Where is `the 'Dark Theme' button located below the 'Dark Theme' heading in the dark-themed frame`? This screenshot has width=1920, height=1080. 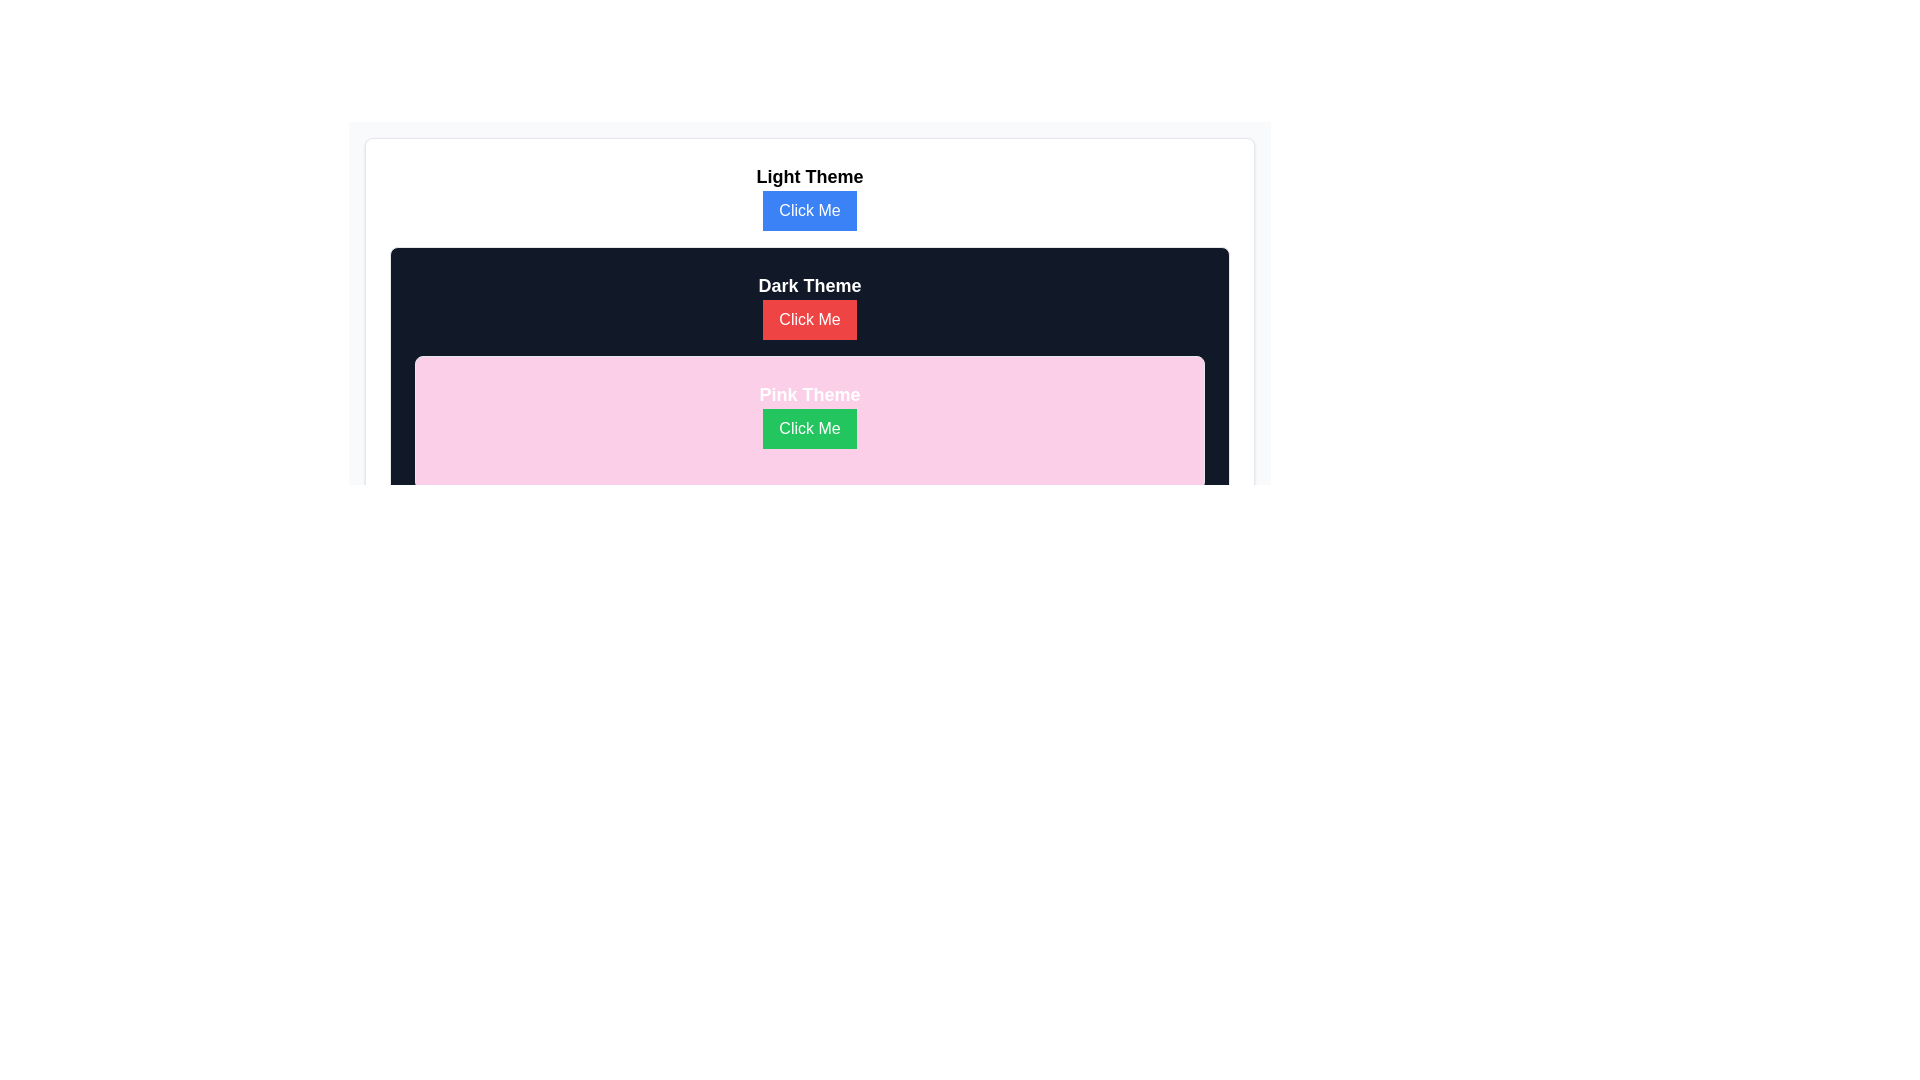
the 'Dark Theme' button located below the 'Dark Theme' heading in the dark-themed frame is located at coordinates (810, 338).